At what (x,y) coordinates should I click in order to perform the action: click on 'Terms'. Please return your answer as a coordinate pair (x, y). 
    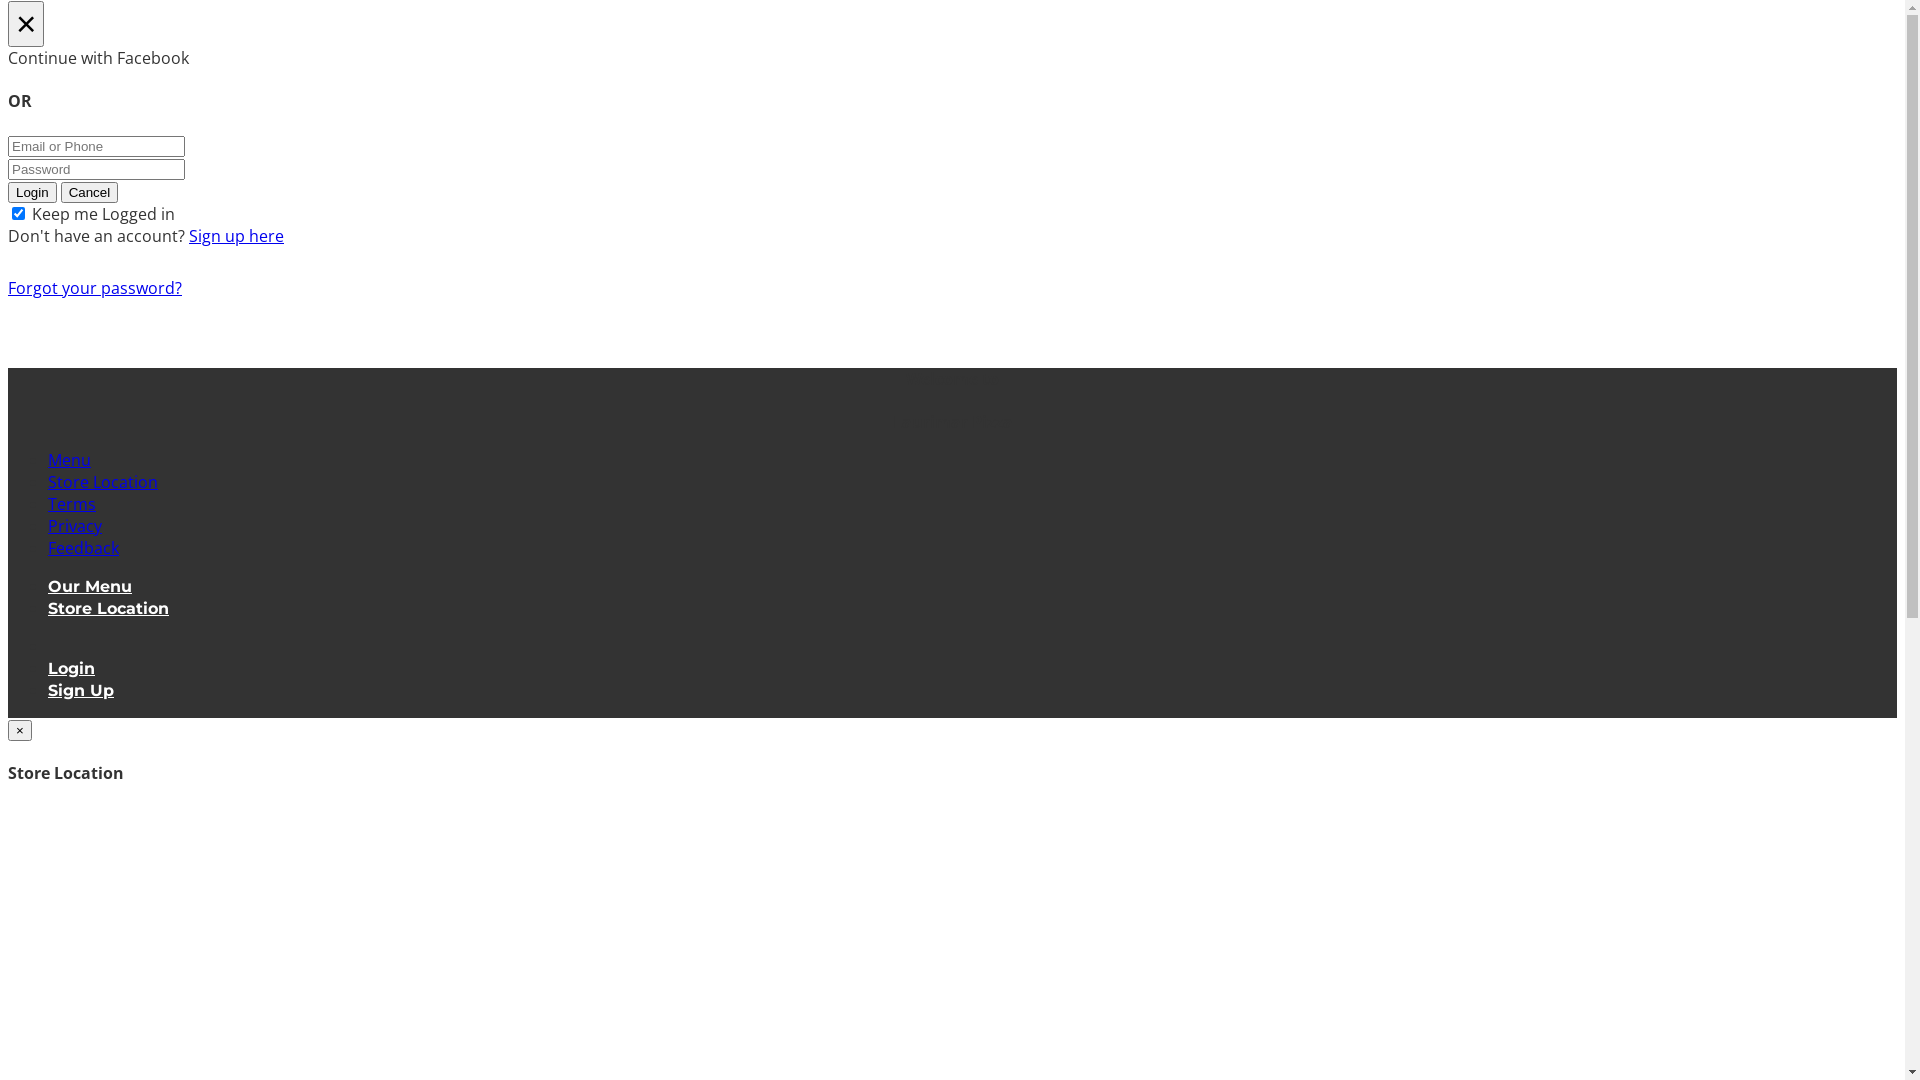
    Looking at the image, I should click on (48, 503).